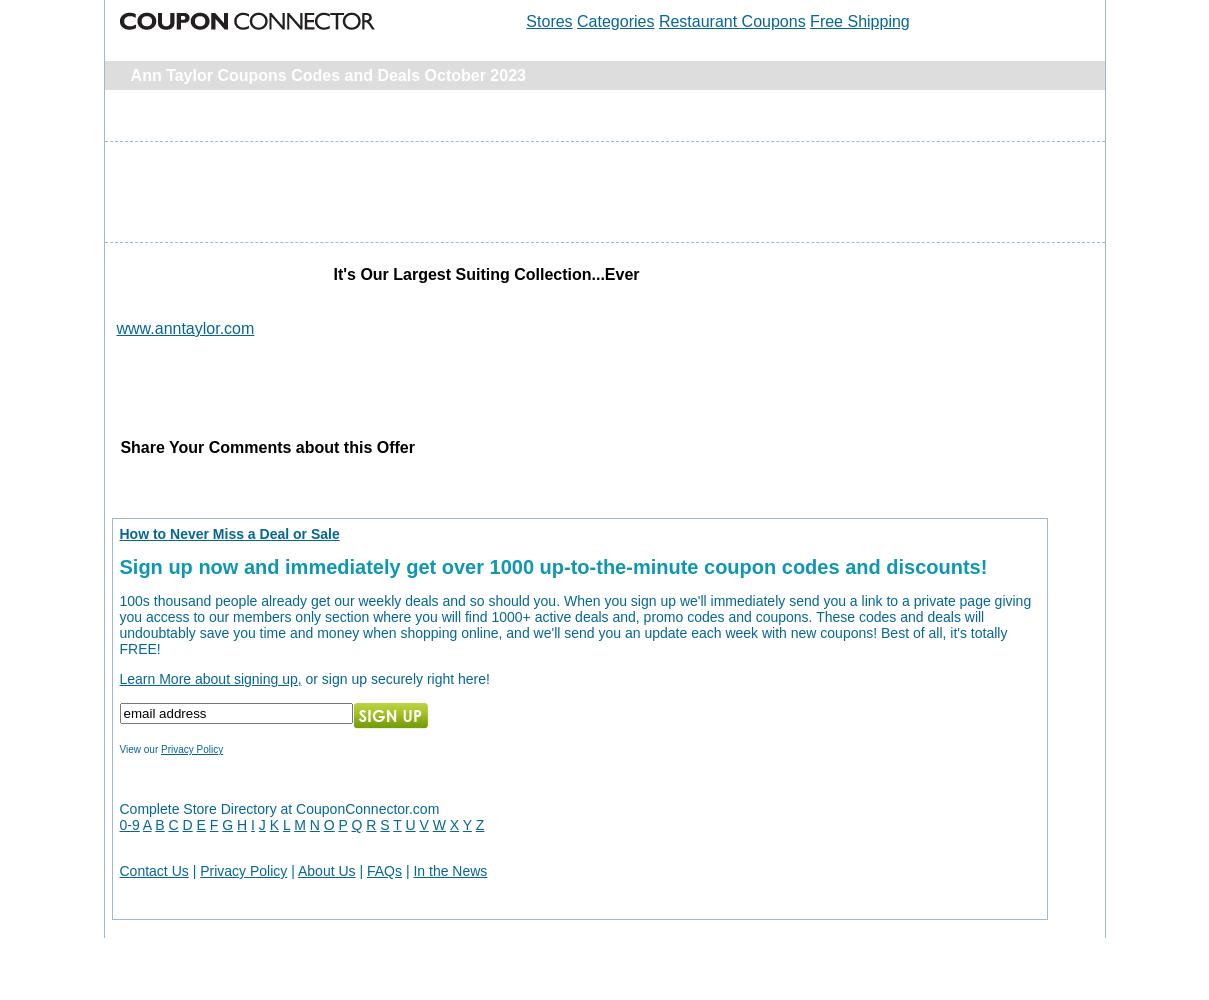 This screenshot has width=1209, height=1000. What do you see at coordinates (324, 870) in the screenshot?
I see `'About Us'` at bounding box center [324, 870].